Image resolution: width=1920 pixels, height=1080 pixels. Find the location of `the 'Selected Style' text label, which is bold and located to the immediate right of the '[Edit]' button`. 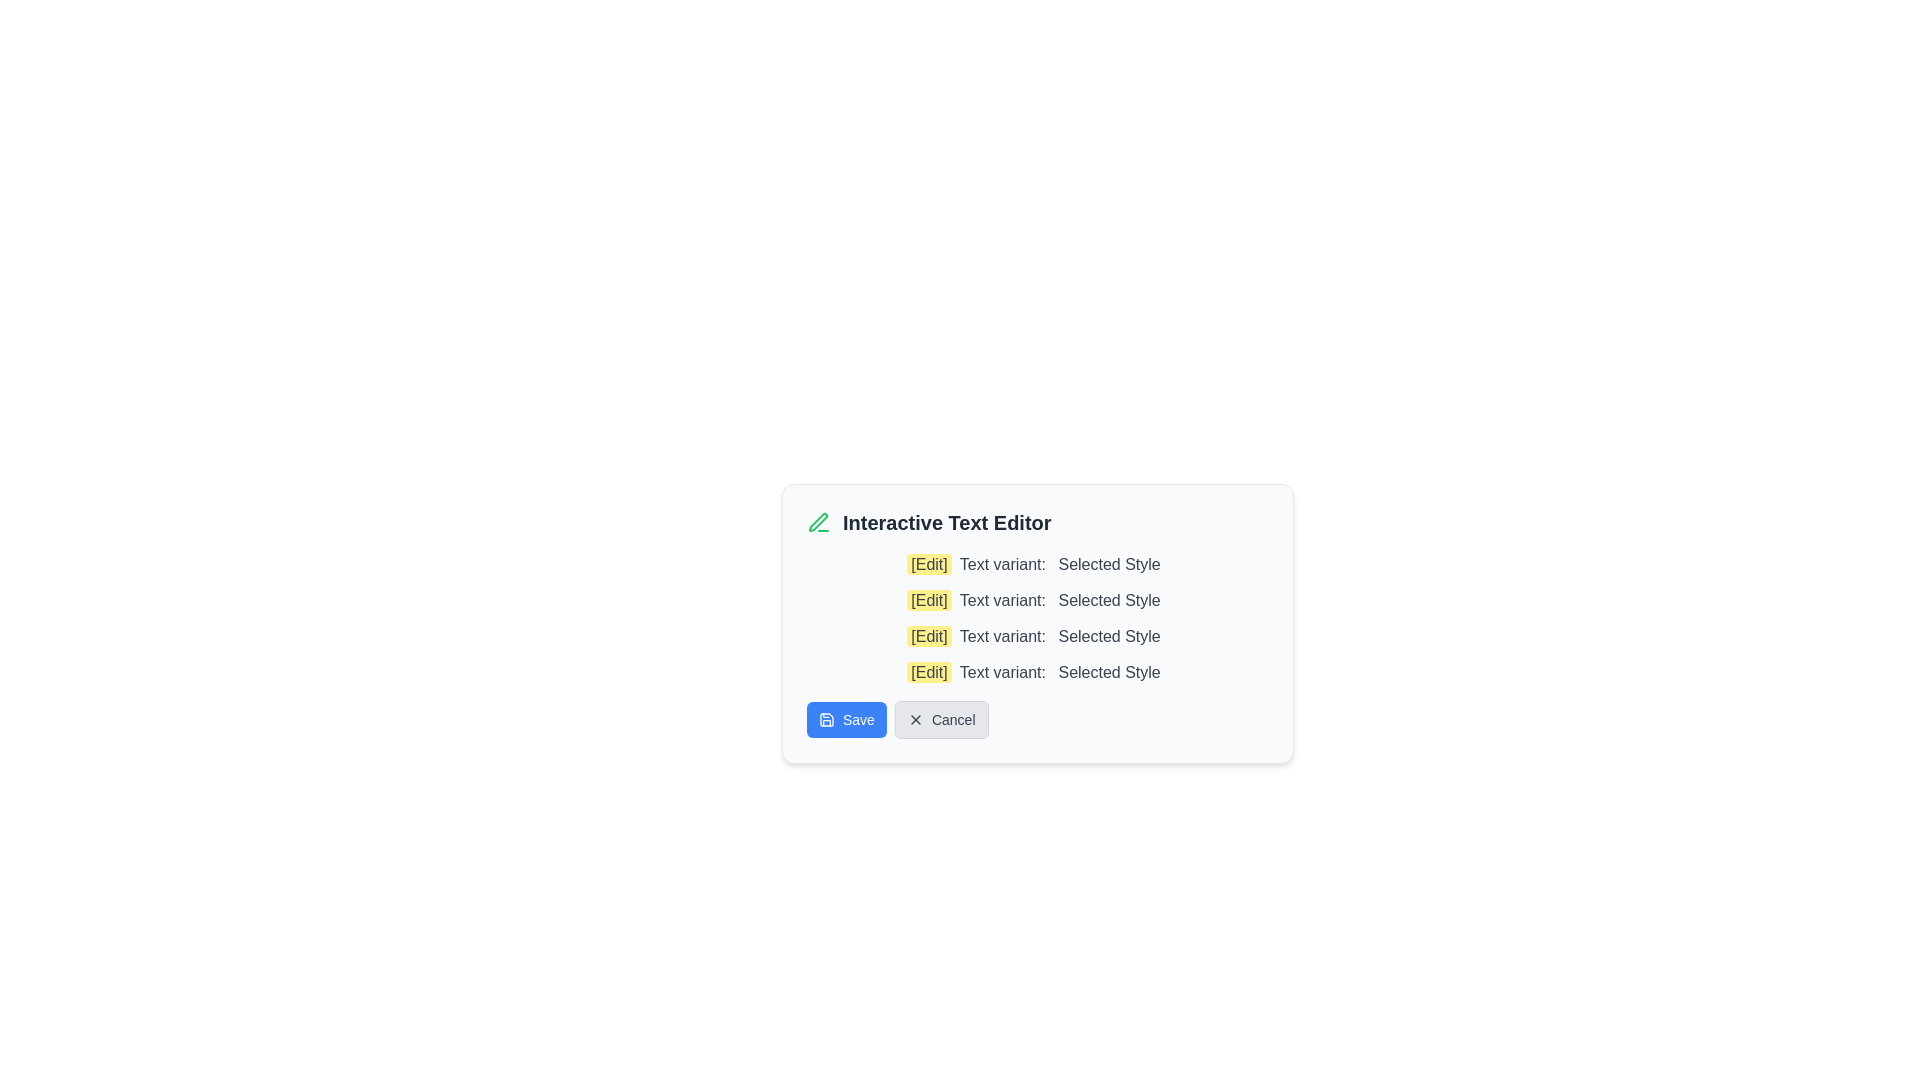

the 'Selected Style' text label, which is bold and located to the immediate right of the '[Edit]' button is located at coordinates (1108, 672).